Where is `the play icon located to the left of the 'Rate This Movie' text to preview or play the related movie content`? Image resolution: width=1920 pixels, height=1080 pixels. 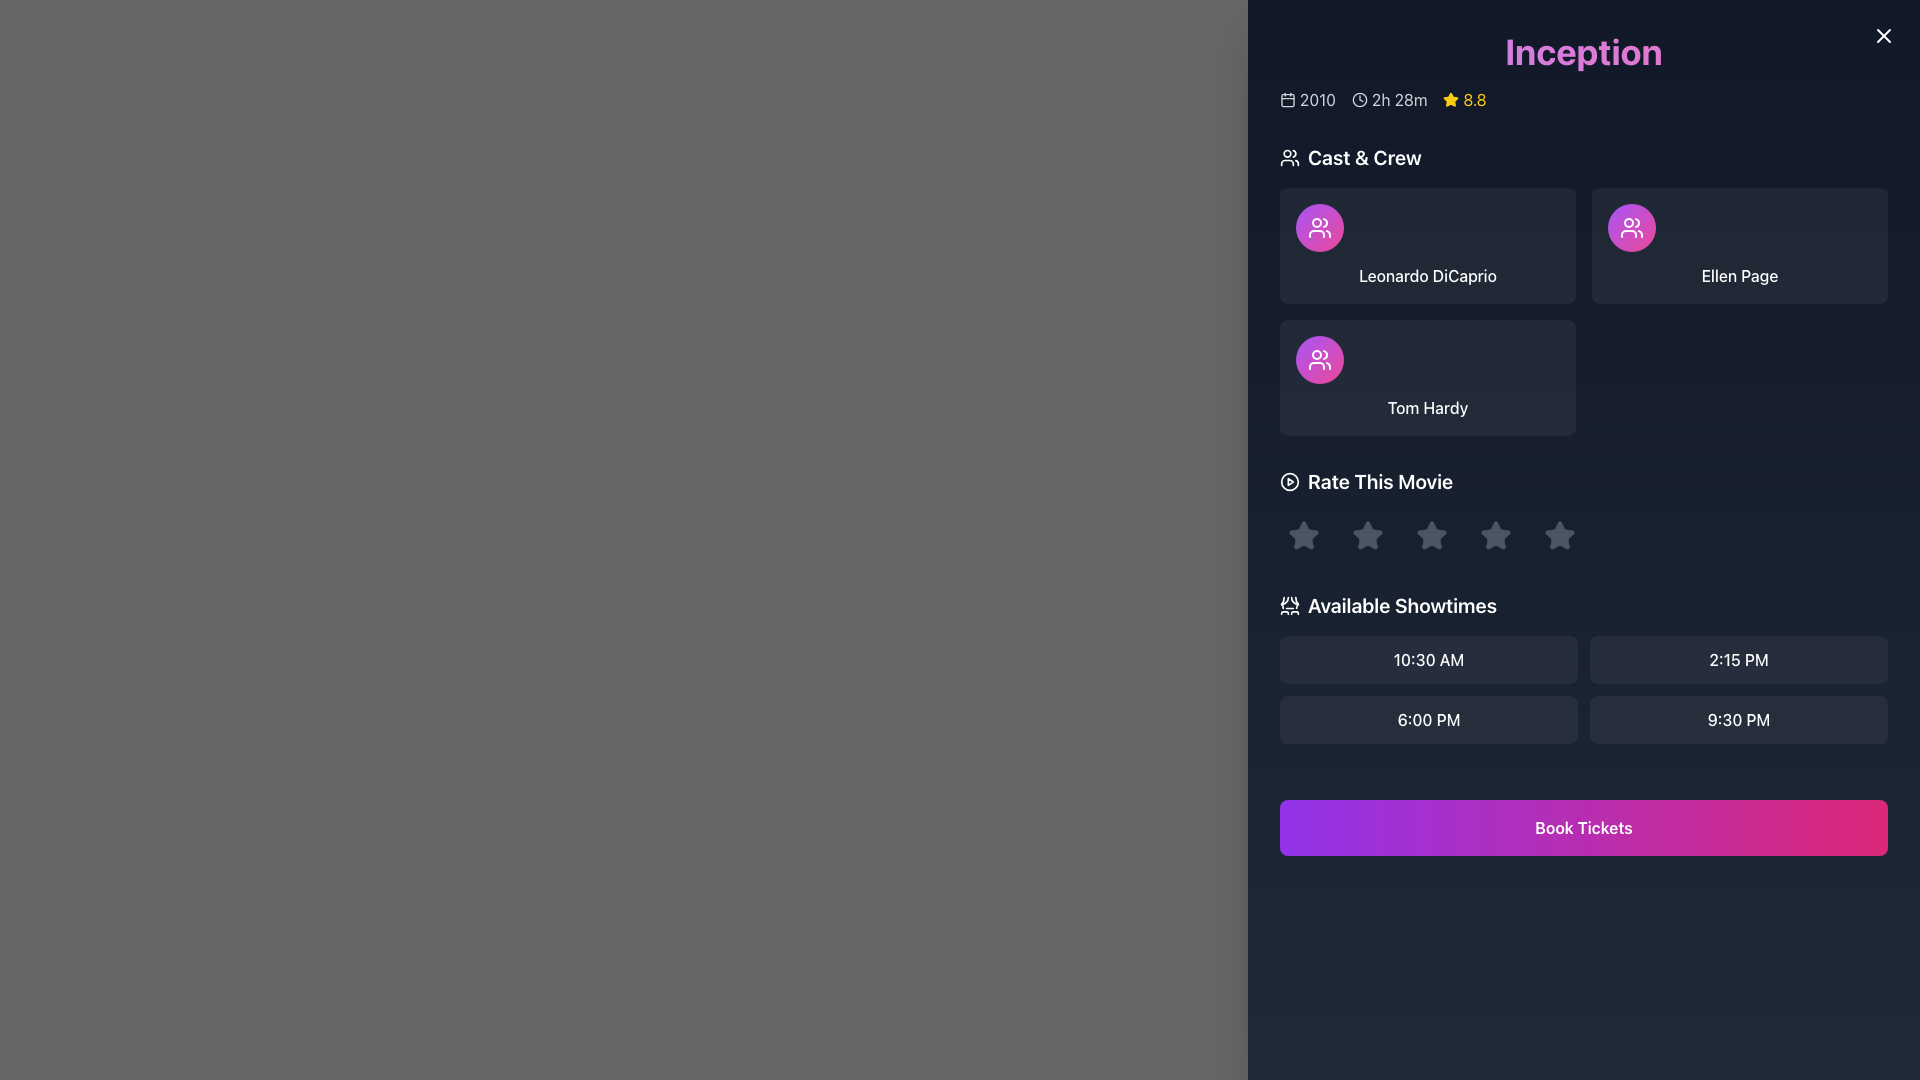
the play icon located to the left of the 'Rate This Movie' text to preview or play the related movie content is located at coordinates (1290, 482).